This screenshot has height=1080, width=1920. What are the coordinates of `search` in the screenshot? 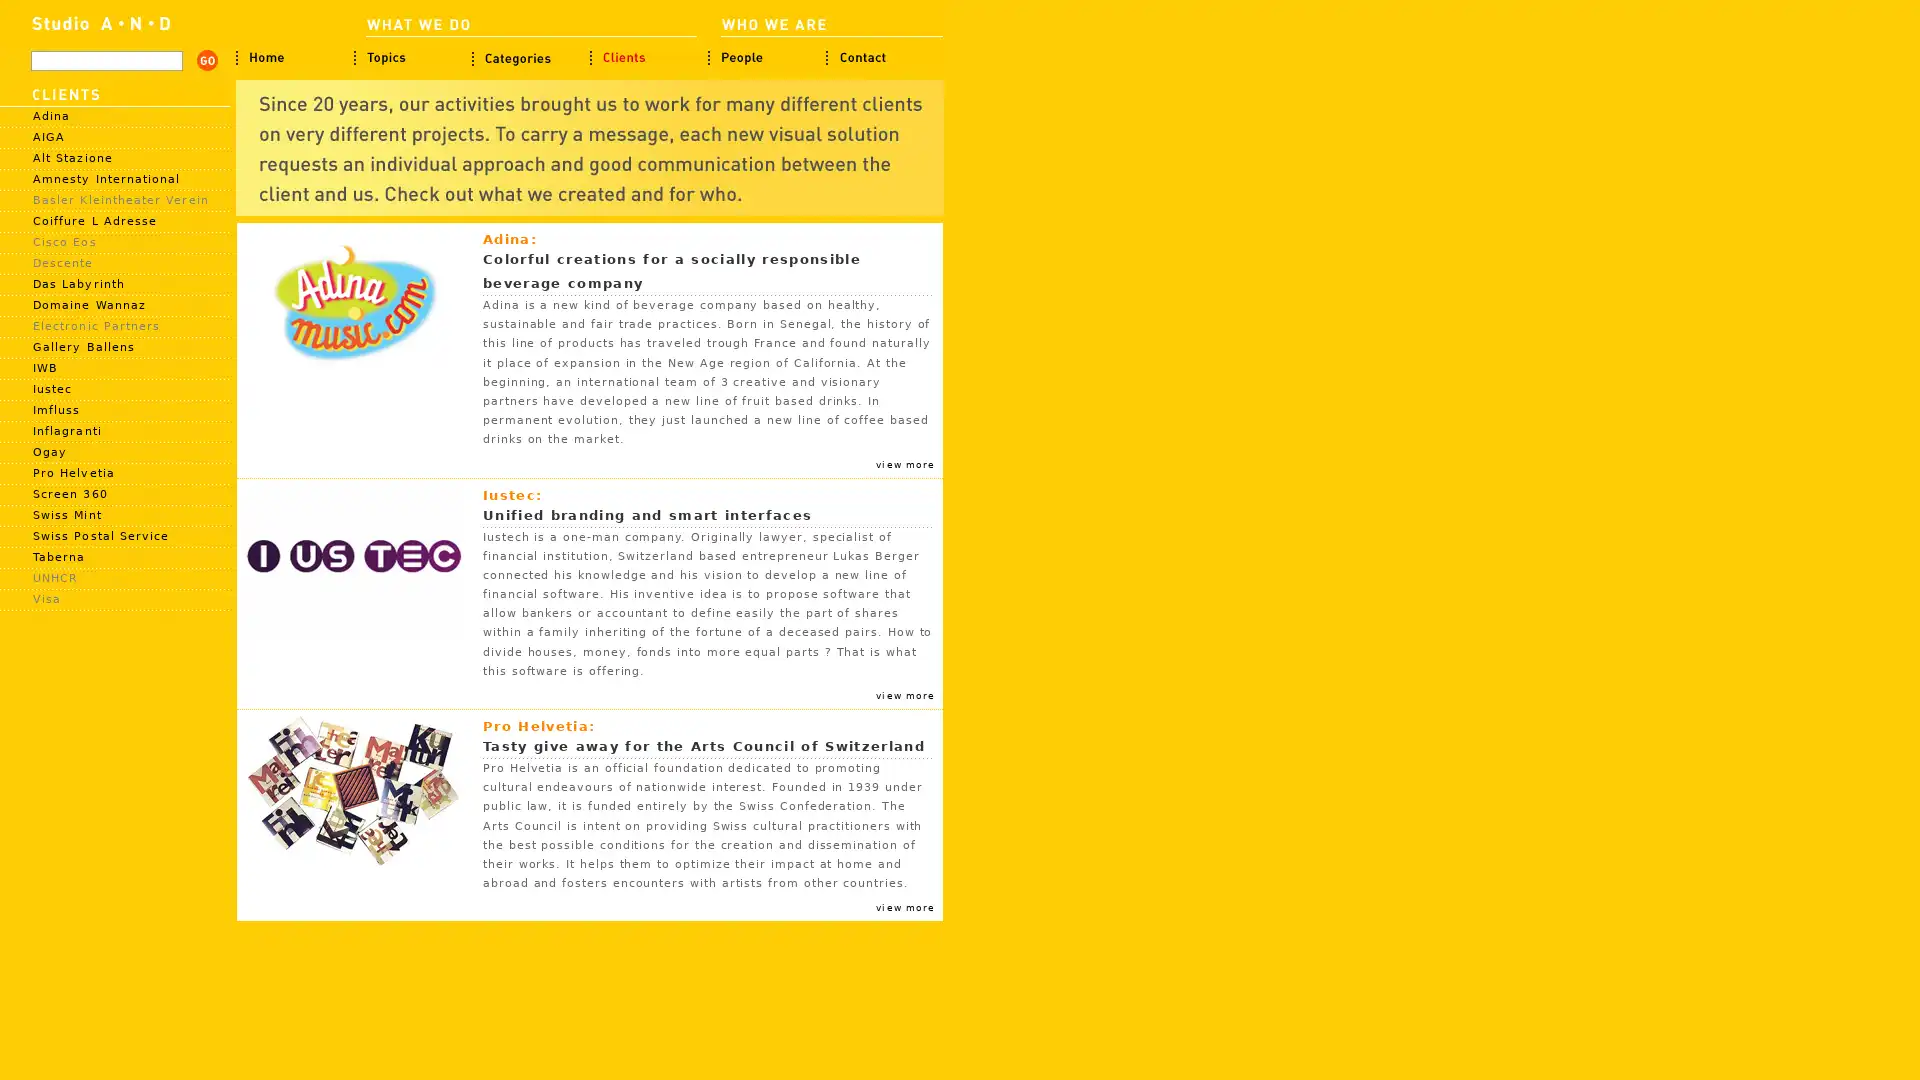 It's located at (206, 59).